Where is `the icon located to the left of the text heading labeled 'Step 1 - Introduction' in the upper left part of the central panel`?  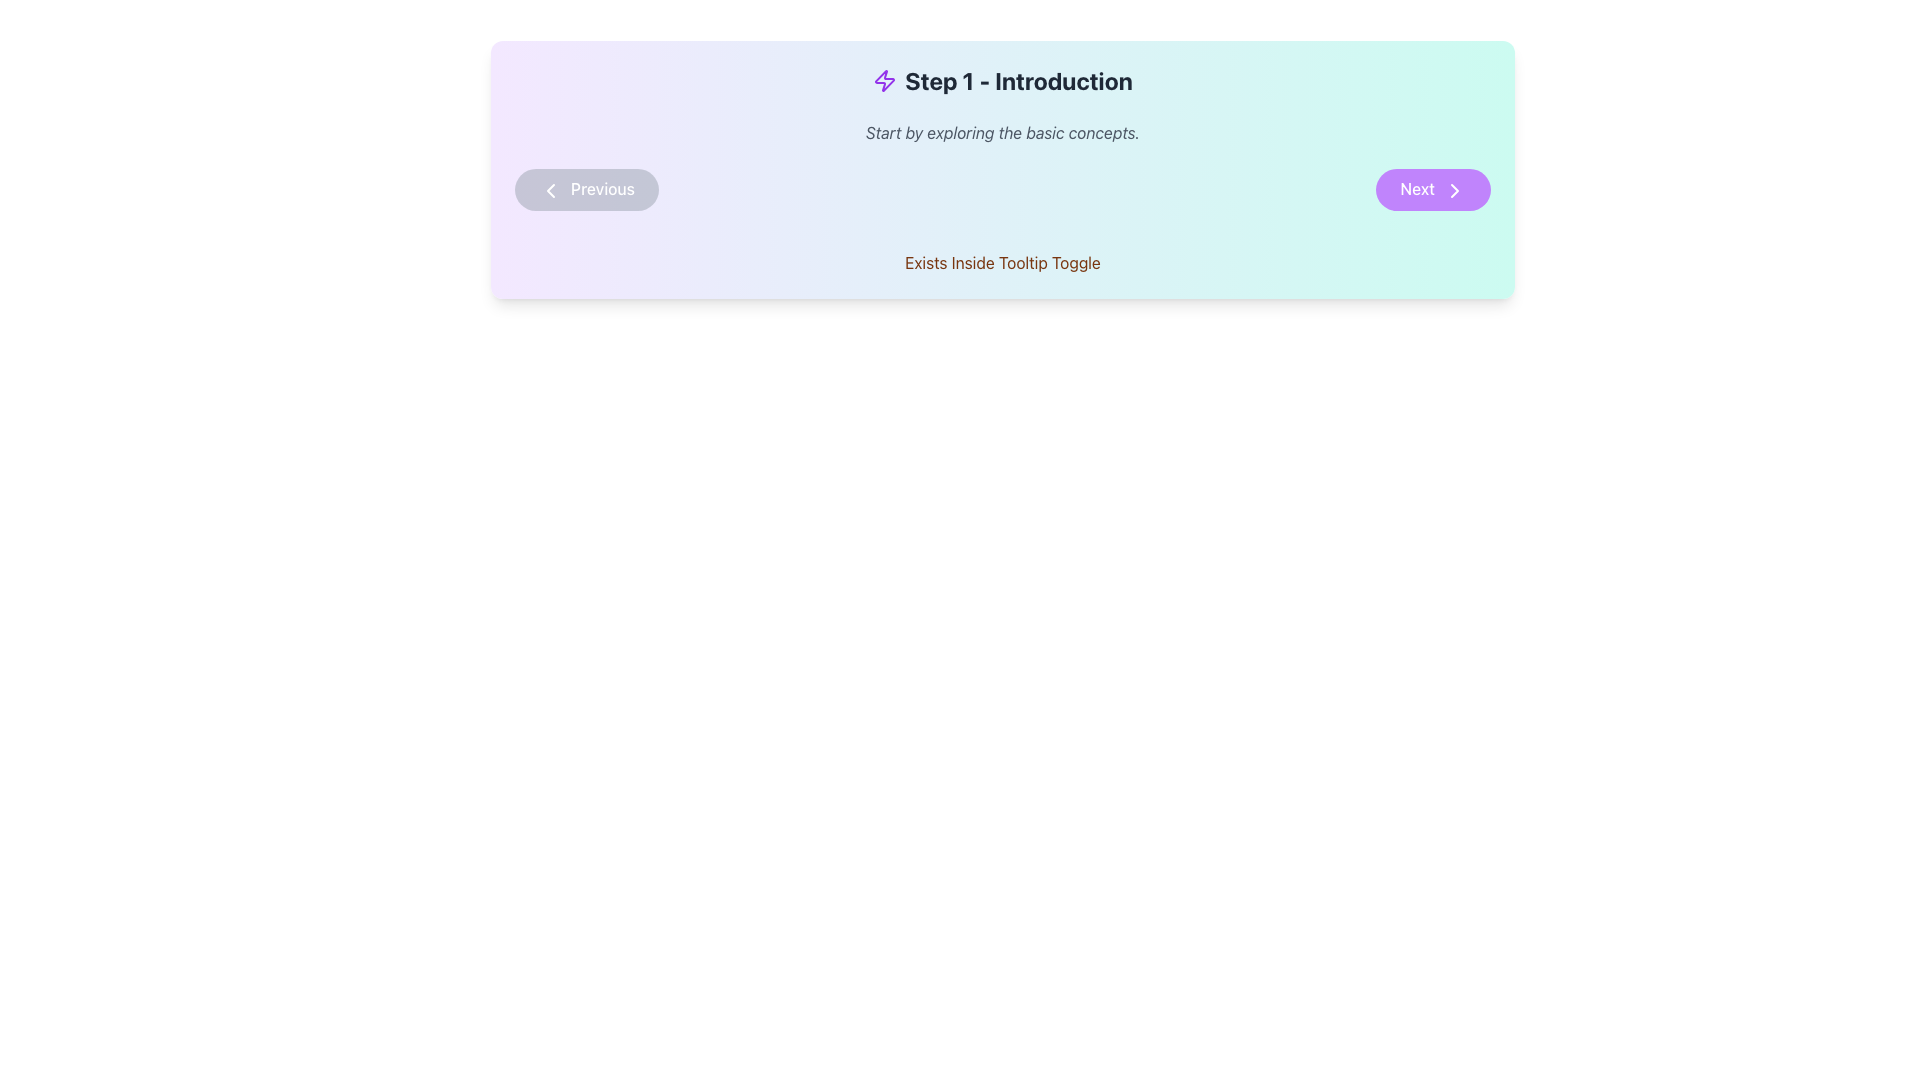 the icon located to the left of the text heading labeled 'Step 1 - Introduction' in the upper left part of the central panel is located at coordinates (884, 80).